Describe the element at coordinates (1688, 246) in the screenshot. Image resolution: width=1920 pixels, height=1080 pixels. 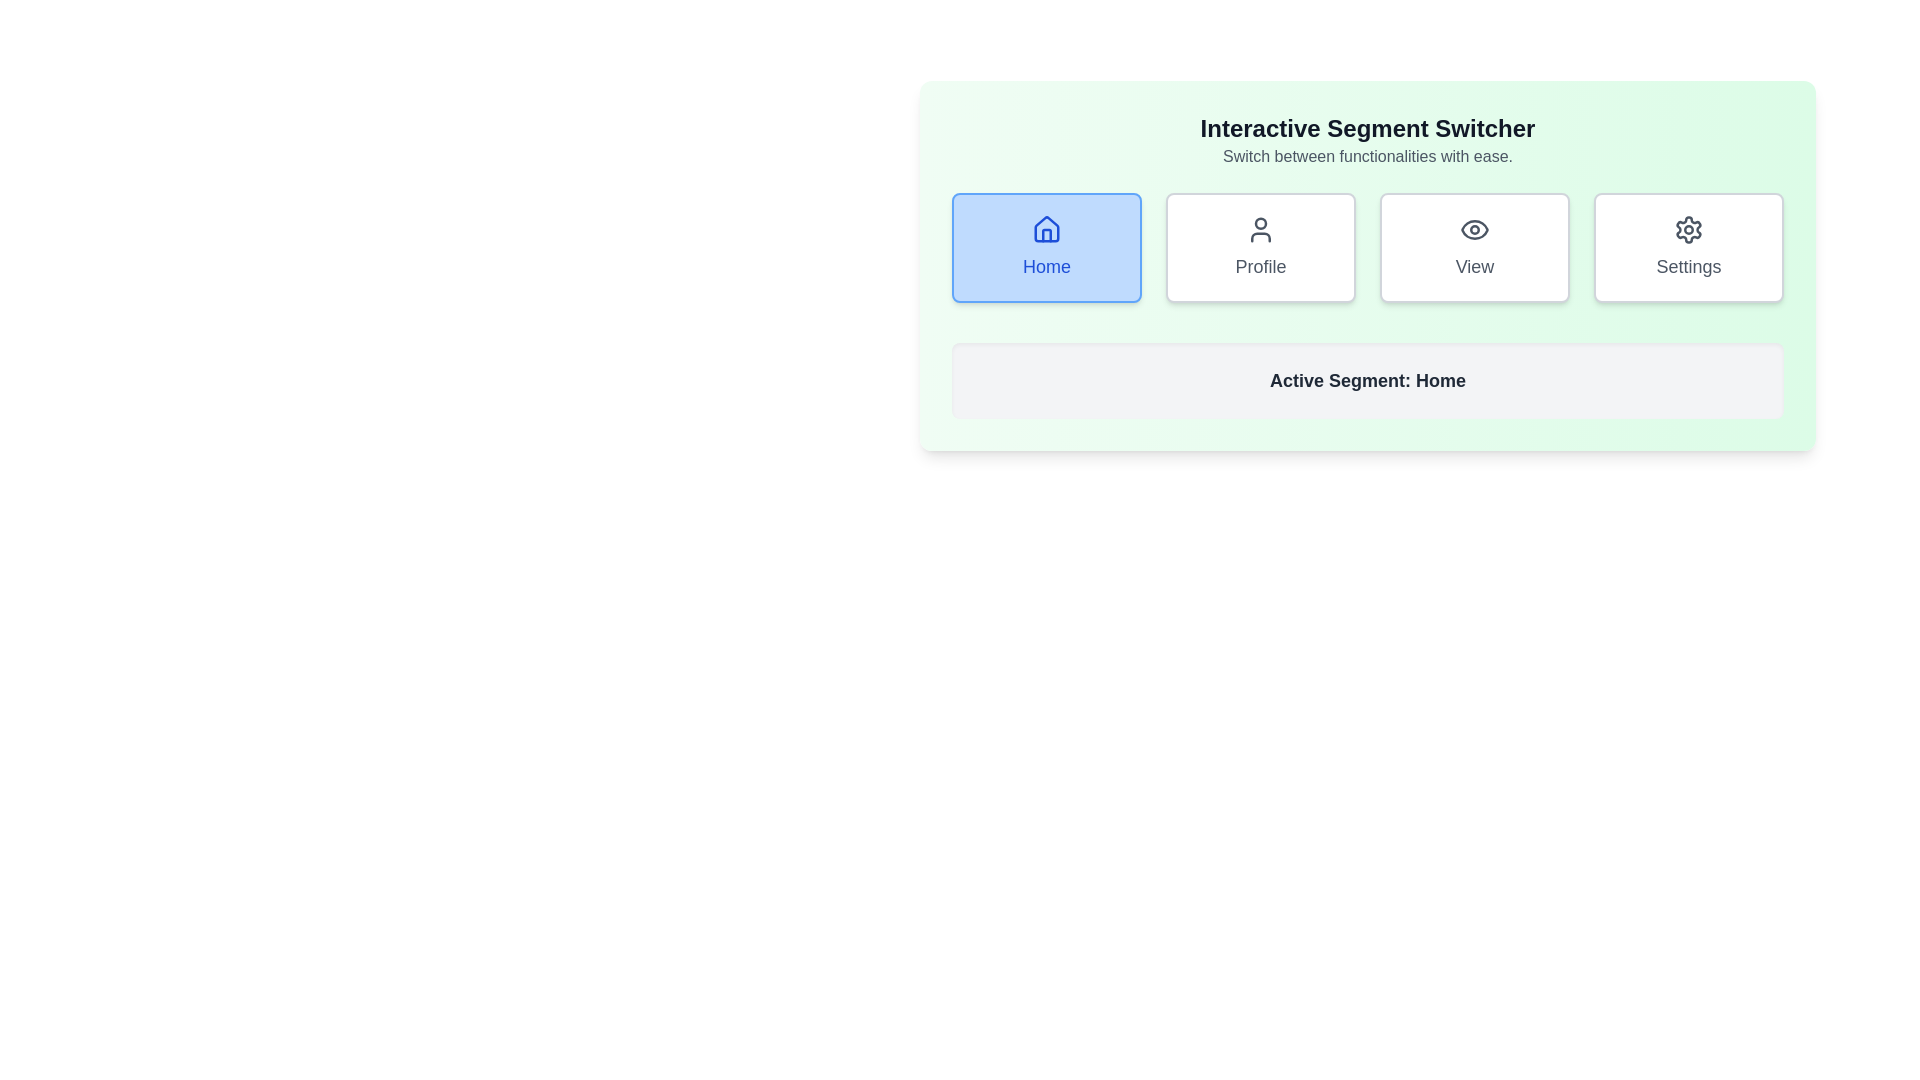
I see `the settings button located at the fourth position in the top right button grid` at that location.